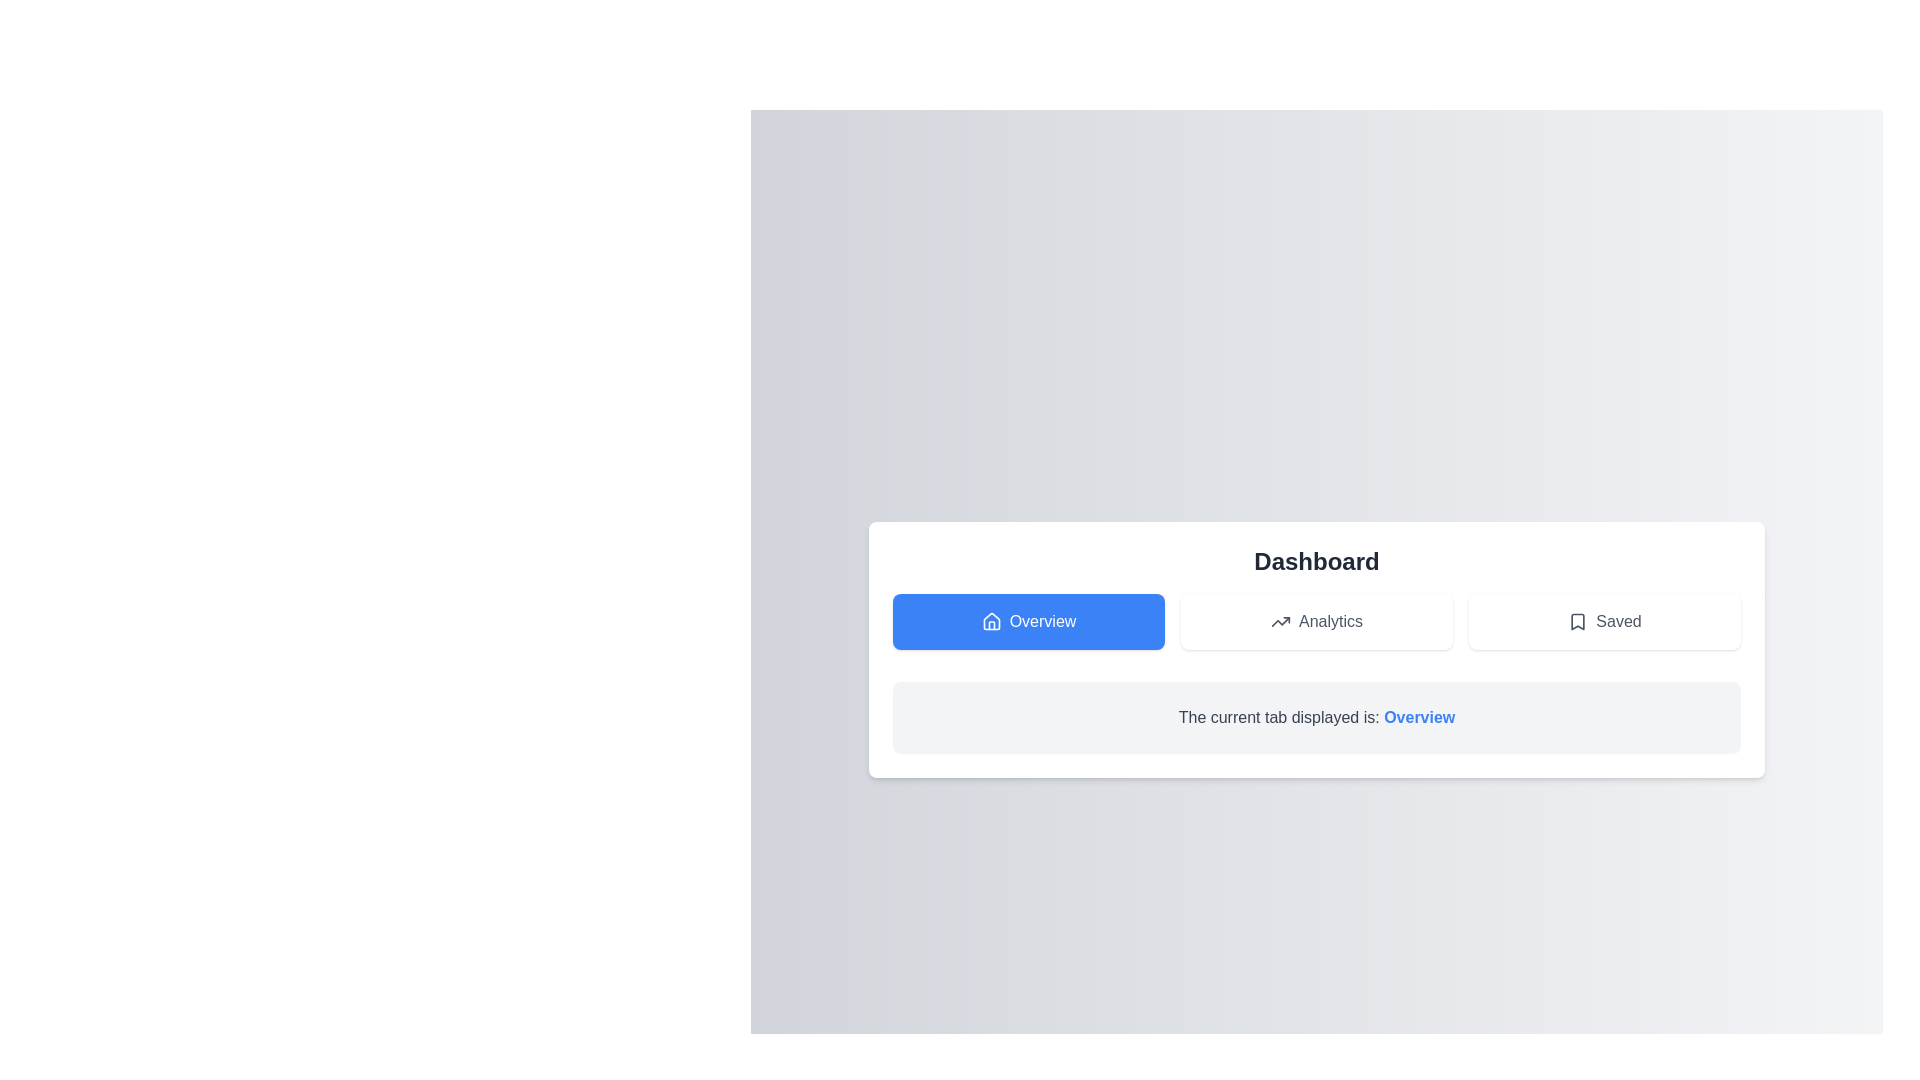  Describe the element at coordinates (1330, 620) in the screenshot. I see `the 'Analytics' text label, which serves as the identifier for the button next to the corresponding icon` at that location.